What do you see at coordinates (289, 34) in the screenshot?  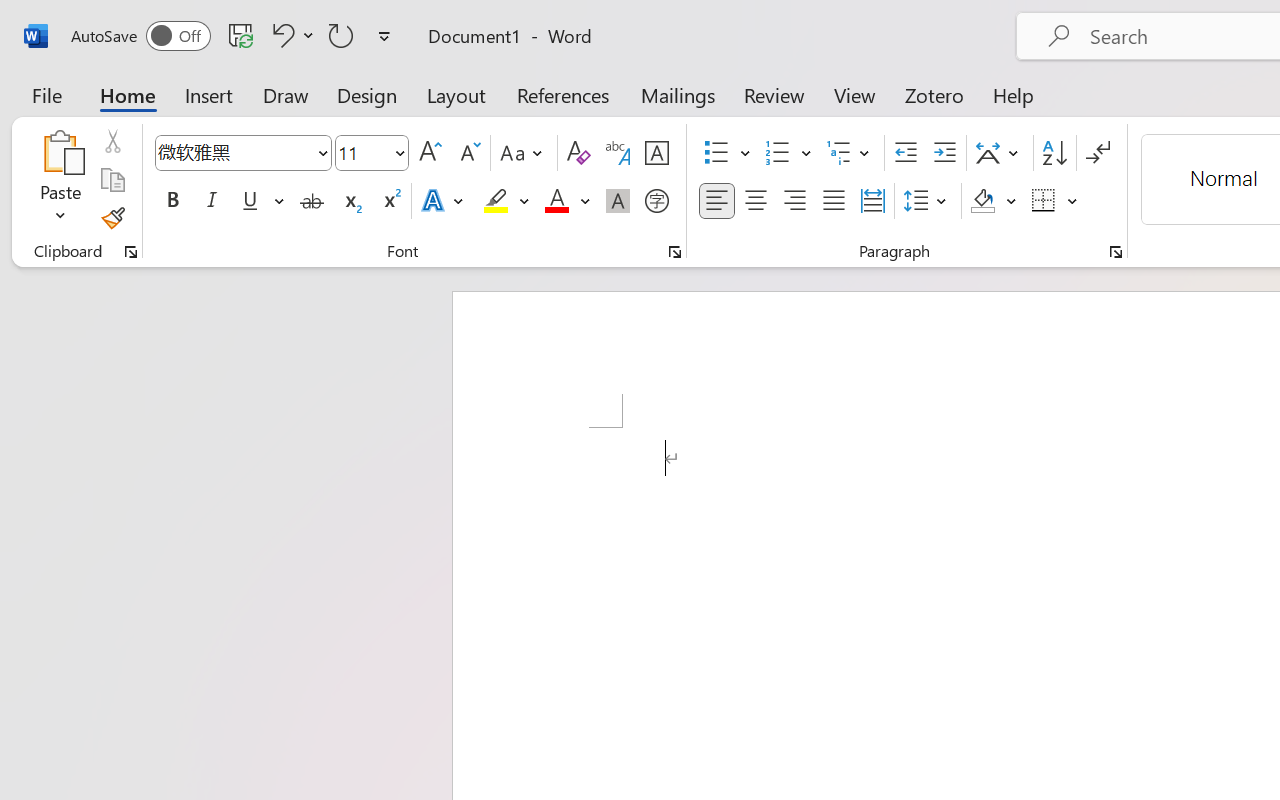 I see `'Undo <ApplyStyleToDoc>b__0'` at bounding box center [289, 34].